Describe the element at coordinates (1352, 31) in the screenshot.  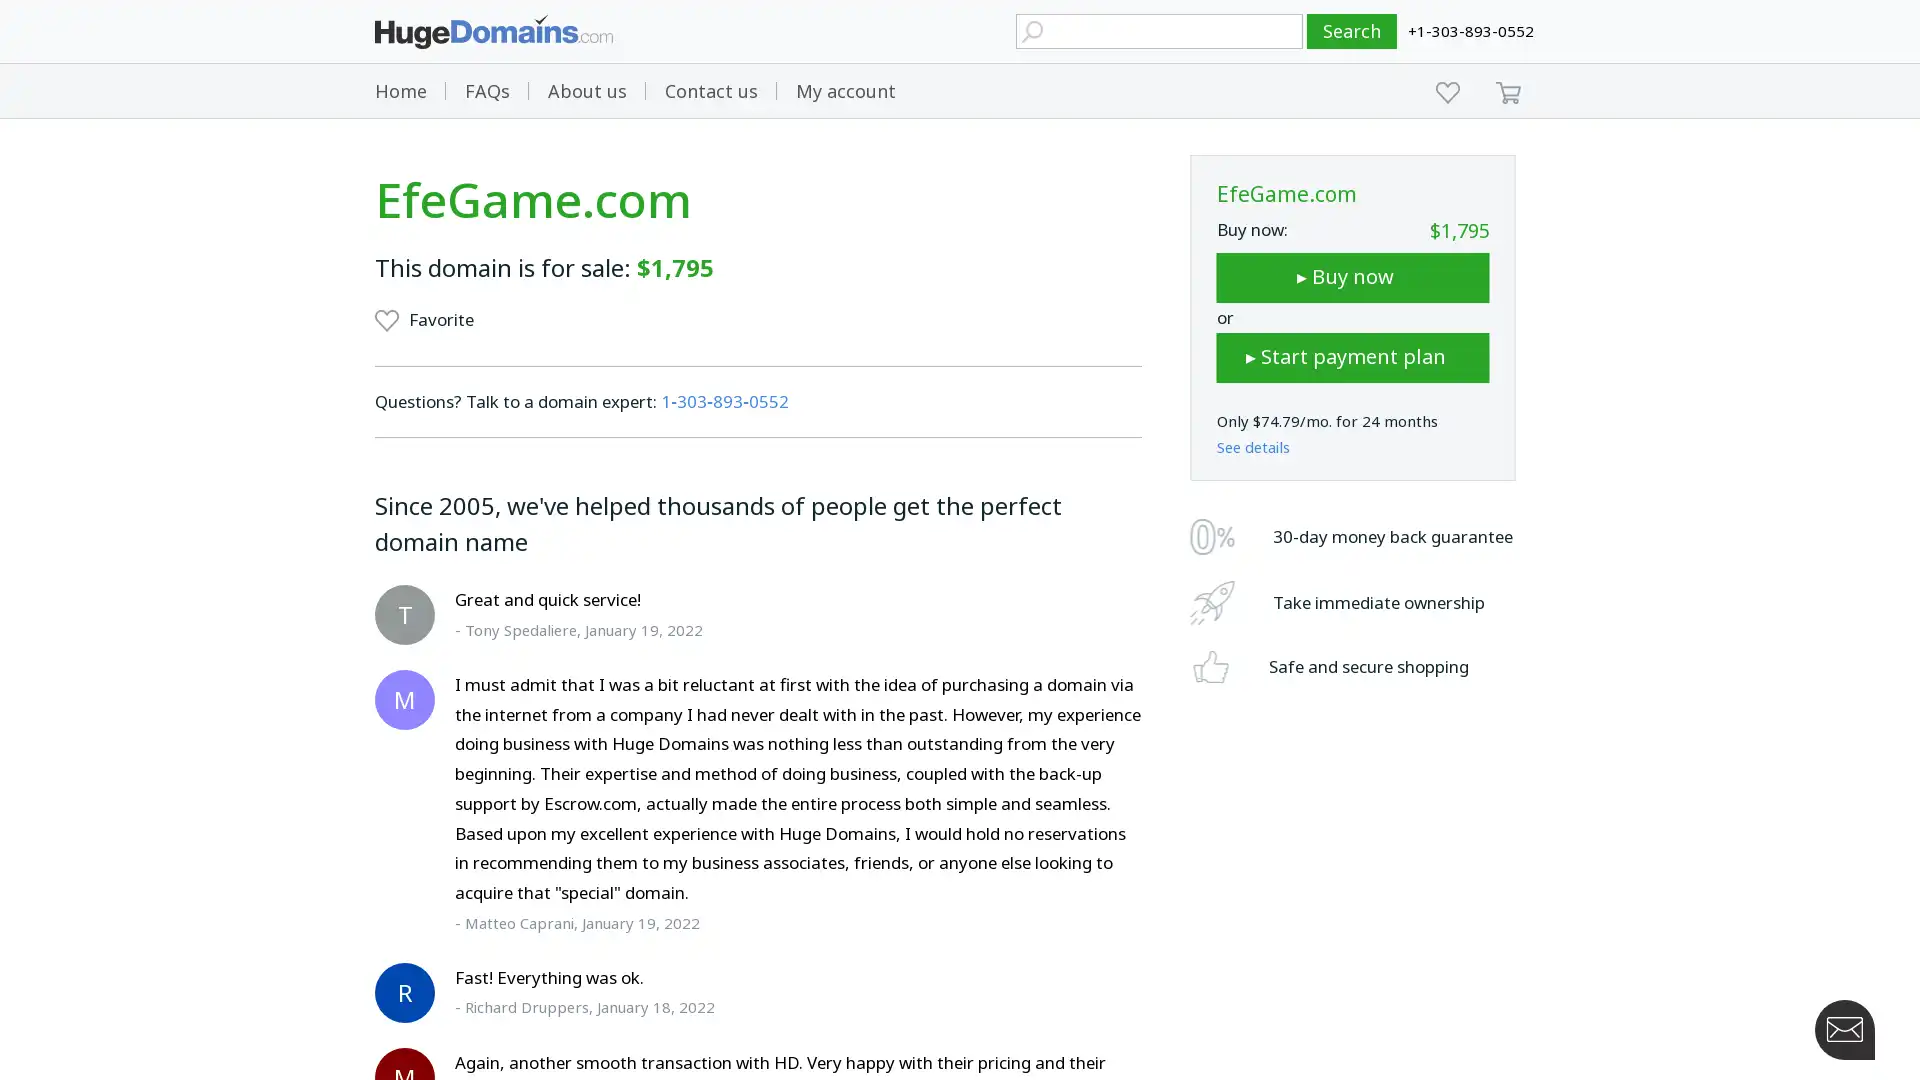
I see `Search` at that location.